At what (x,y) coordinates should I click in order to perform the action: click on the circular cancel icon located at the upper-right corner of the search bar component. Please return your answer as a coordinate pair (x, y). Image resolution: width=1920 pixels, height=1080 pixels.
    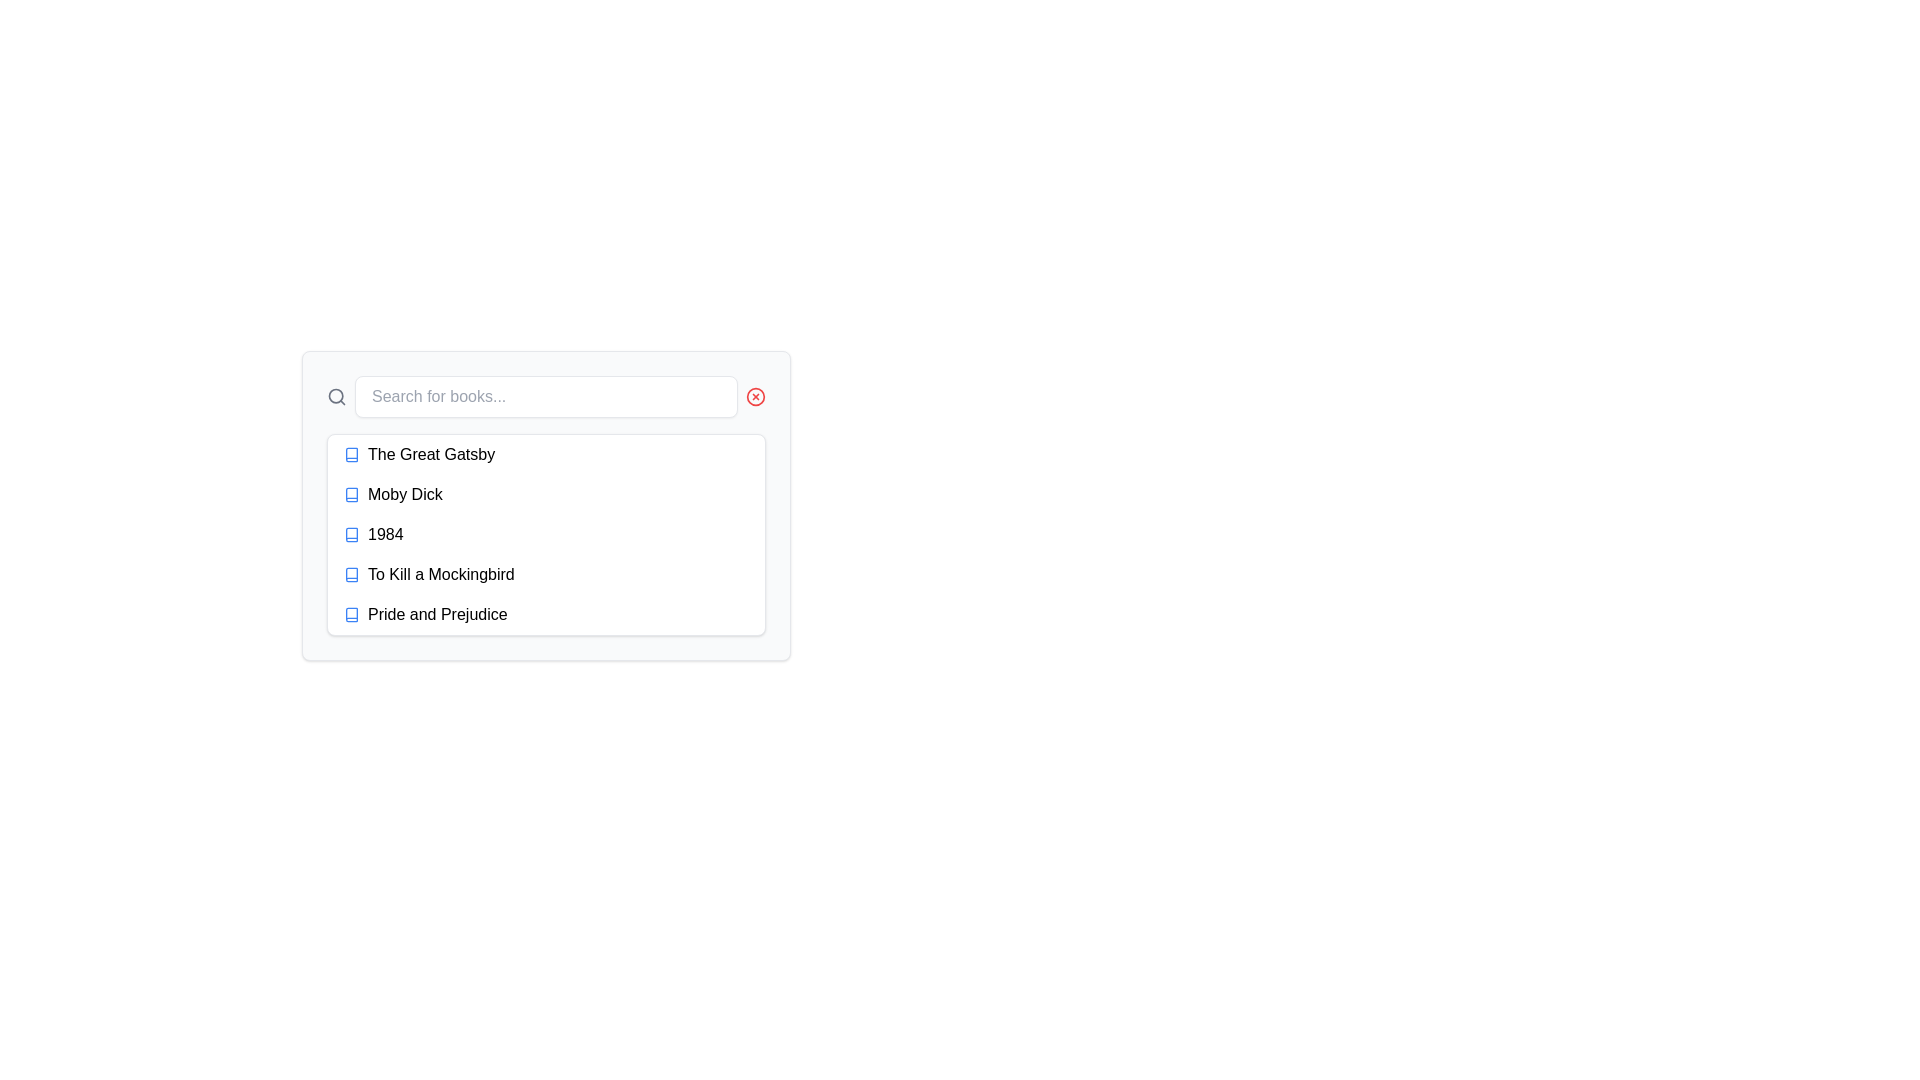
    Looking at the image, I should click on (754, 397).